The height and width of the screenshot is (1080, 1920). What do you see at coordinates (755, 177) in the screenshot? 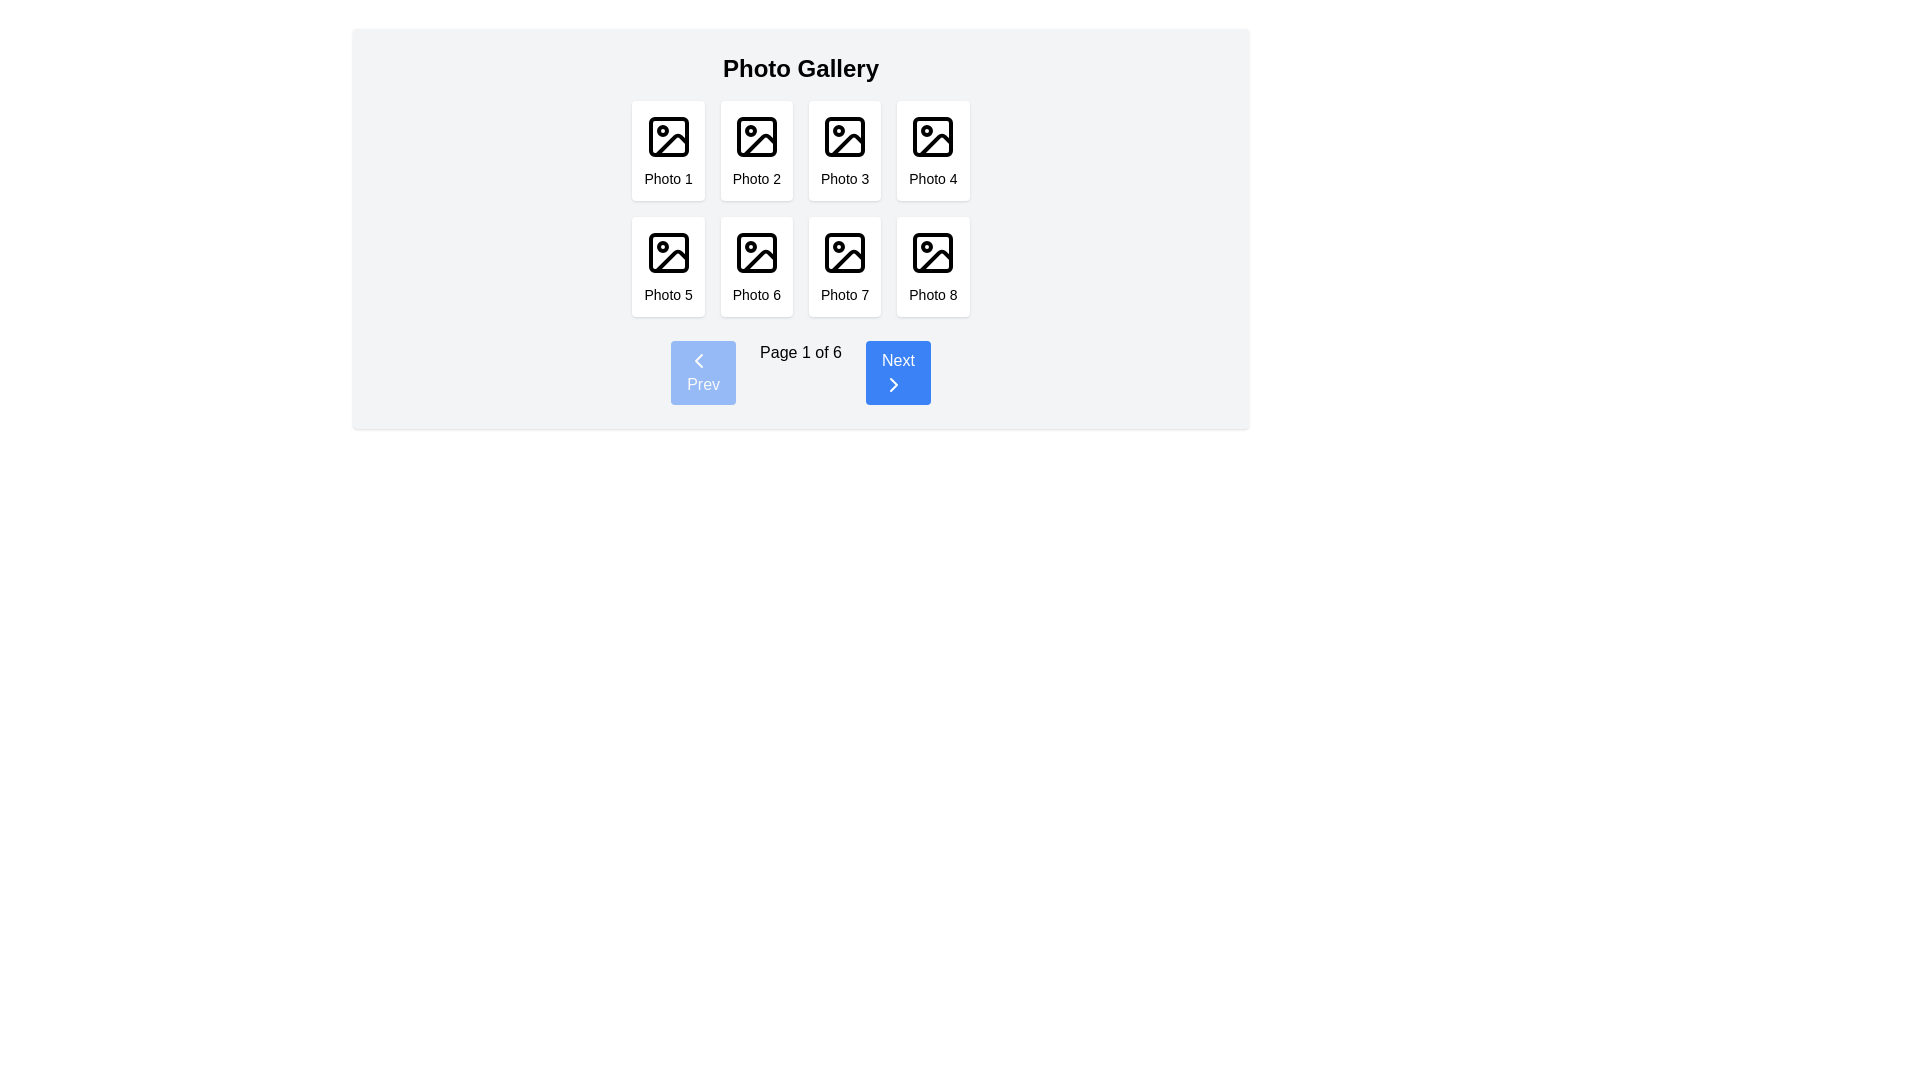
I see `the text label element reading 'Photo 2', which is located directly underneath the second image icon in the top row of the gallery interface` at bounding box center [755, 177].